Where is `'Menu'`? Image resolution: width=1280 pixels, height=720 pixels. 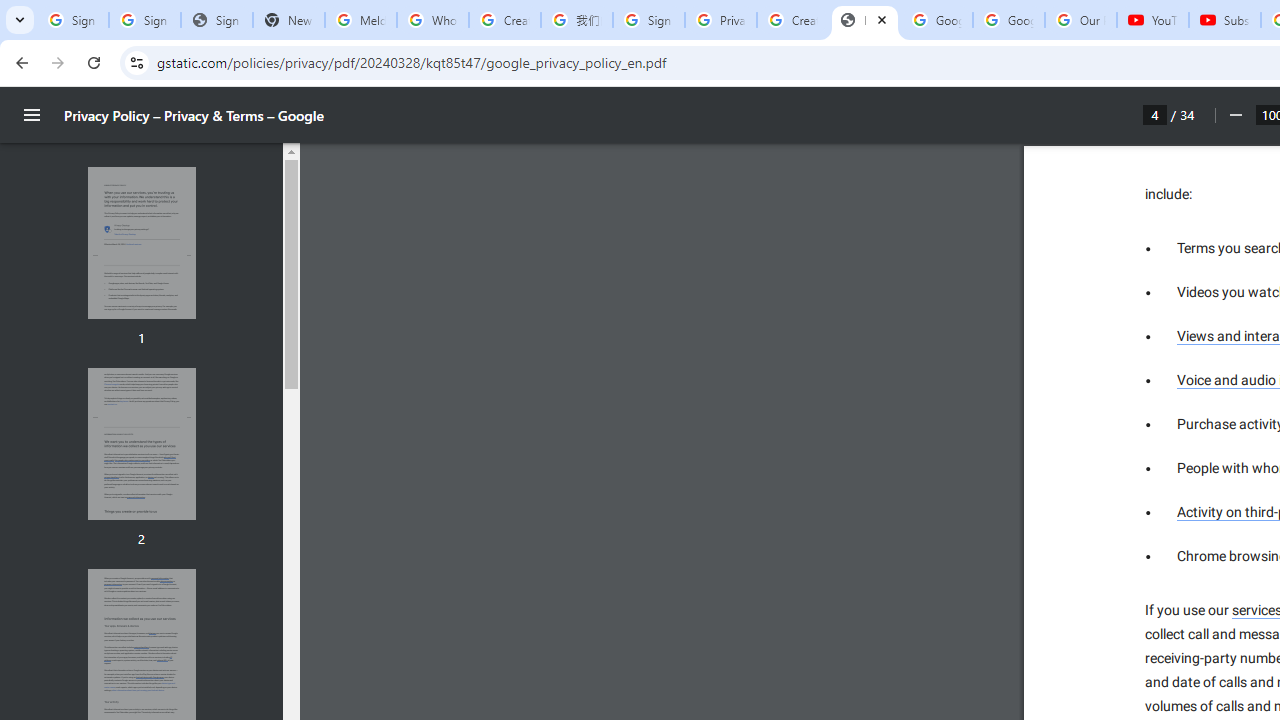
'Menu' is located at coordinates (32, 115).